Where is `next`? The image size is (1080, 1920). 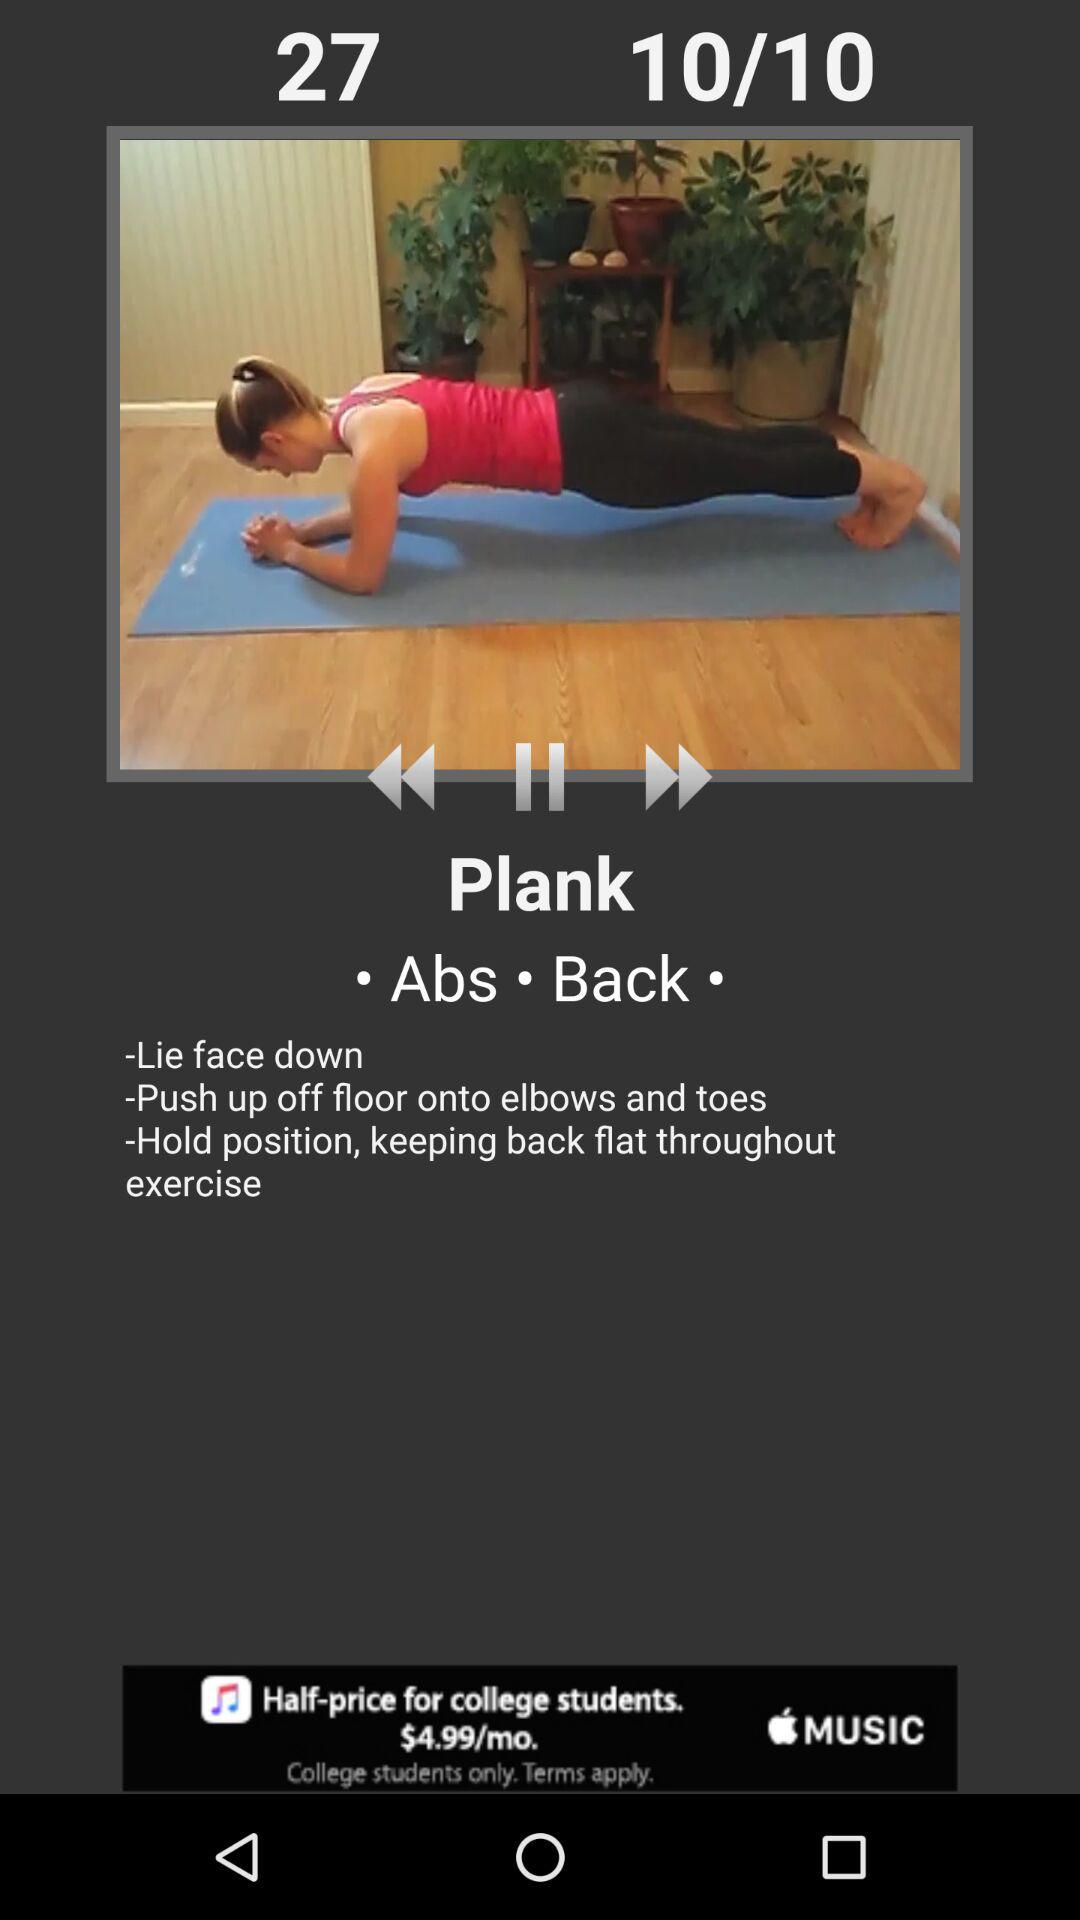 next is located at coordinates (407, 776).